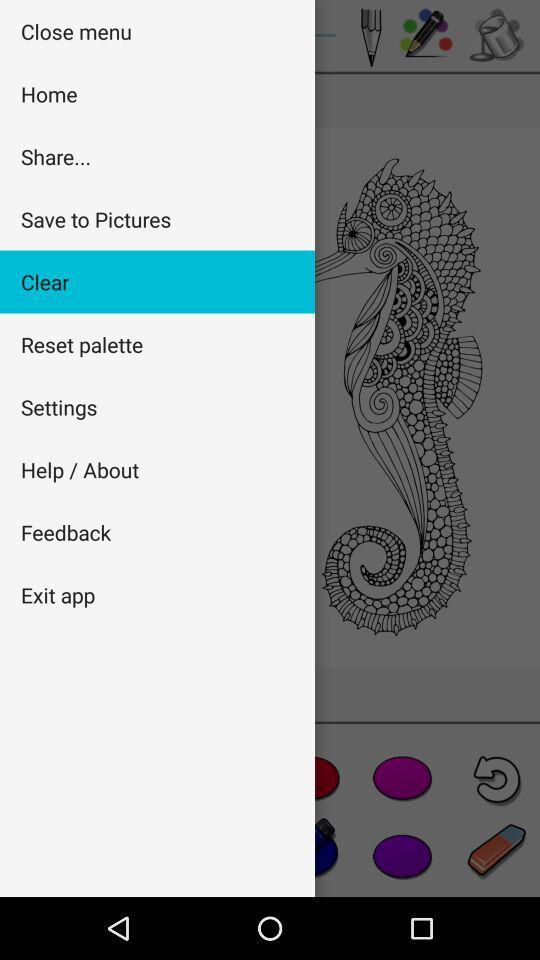 The image size is (540, 960). I want to click on the undo icon, so click(496, 779).